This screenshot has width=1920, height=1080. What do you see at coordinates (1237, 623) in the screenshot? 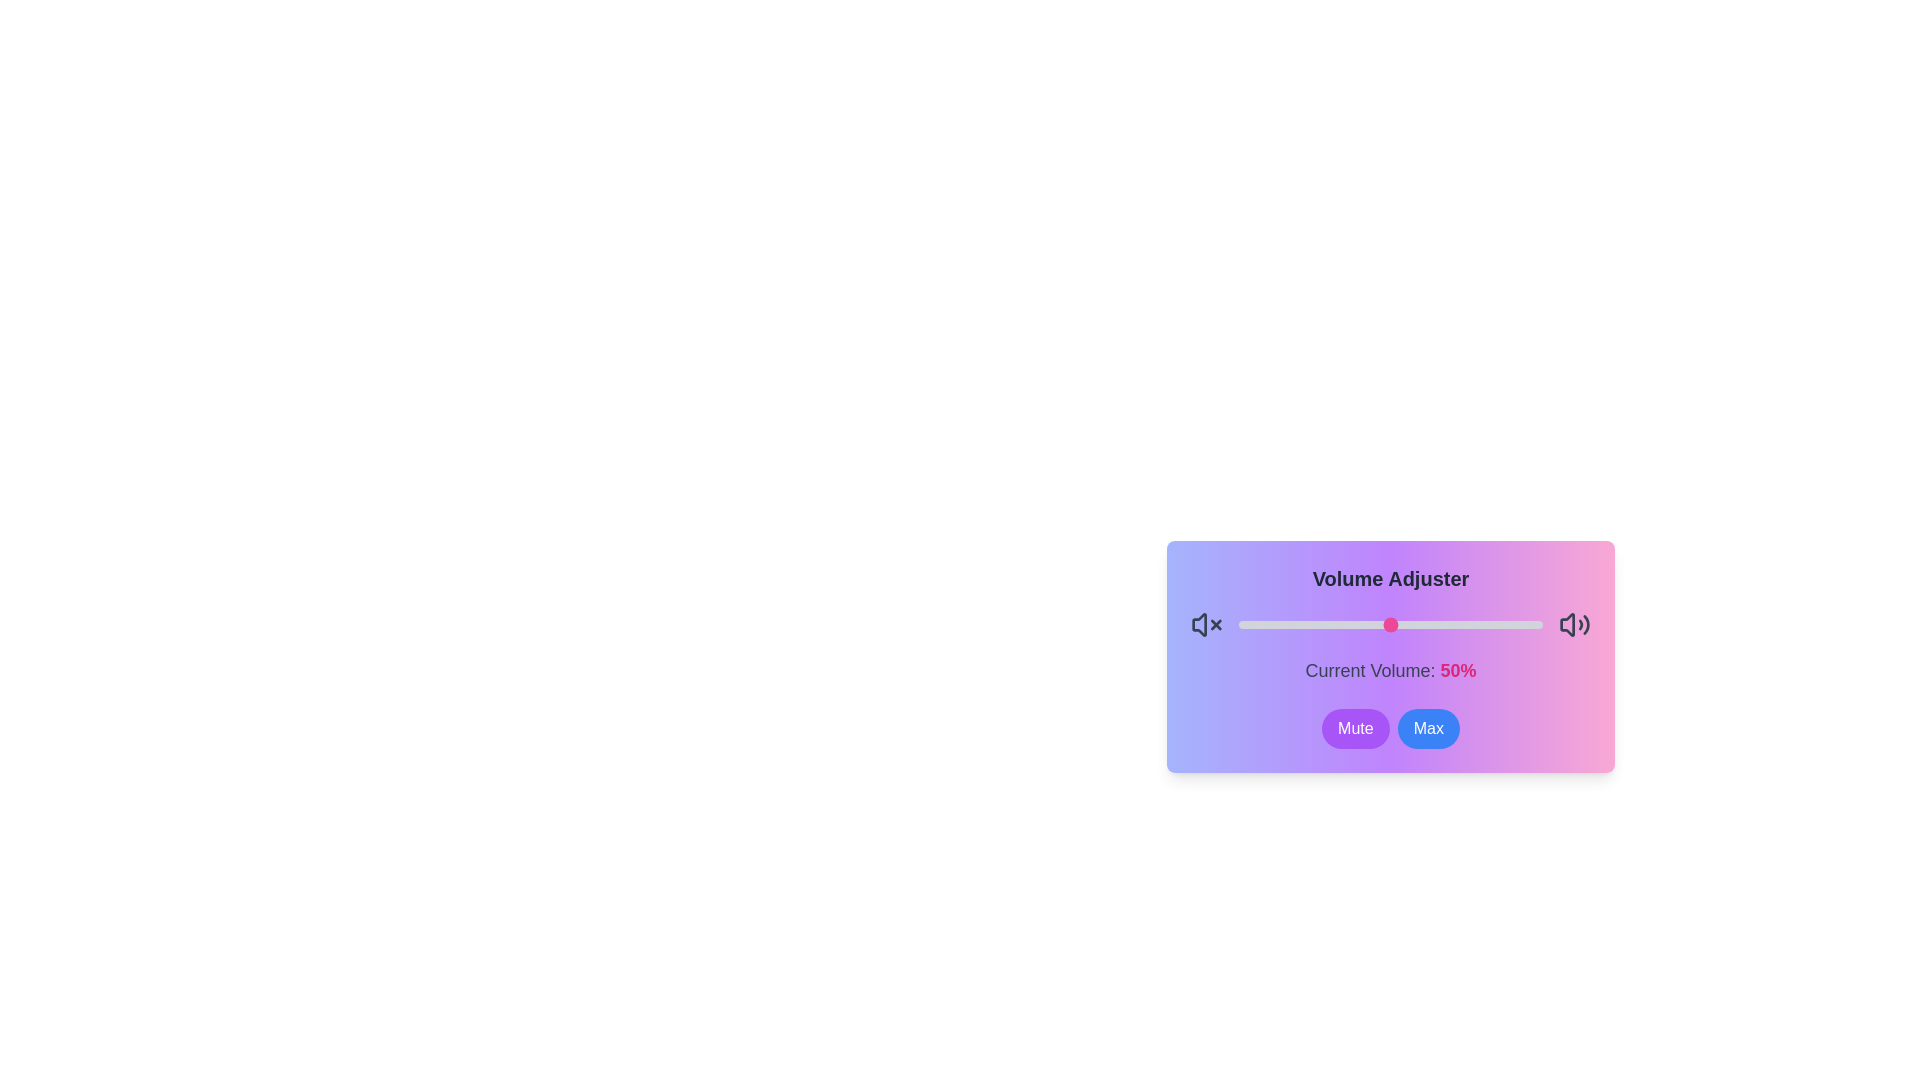
I see `the volume to 0 percent by dragging the slider` at bounding box center [1237, 623].